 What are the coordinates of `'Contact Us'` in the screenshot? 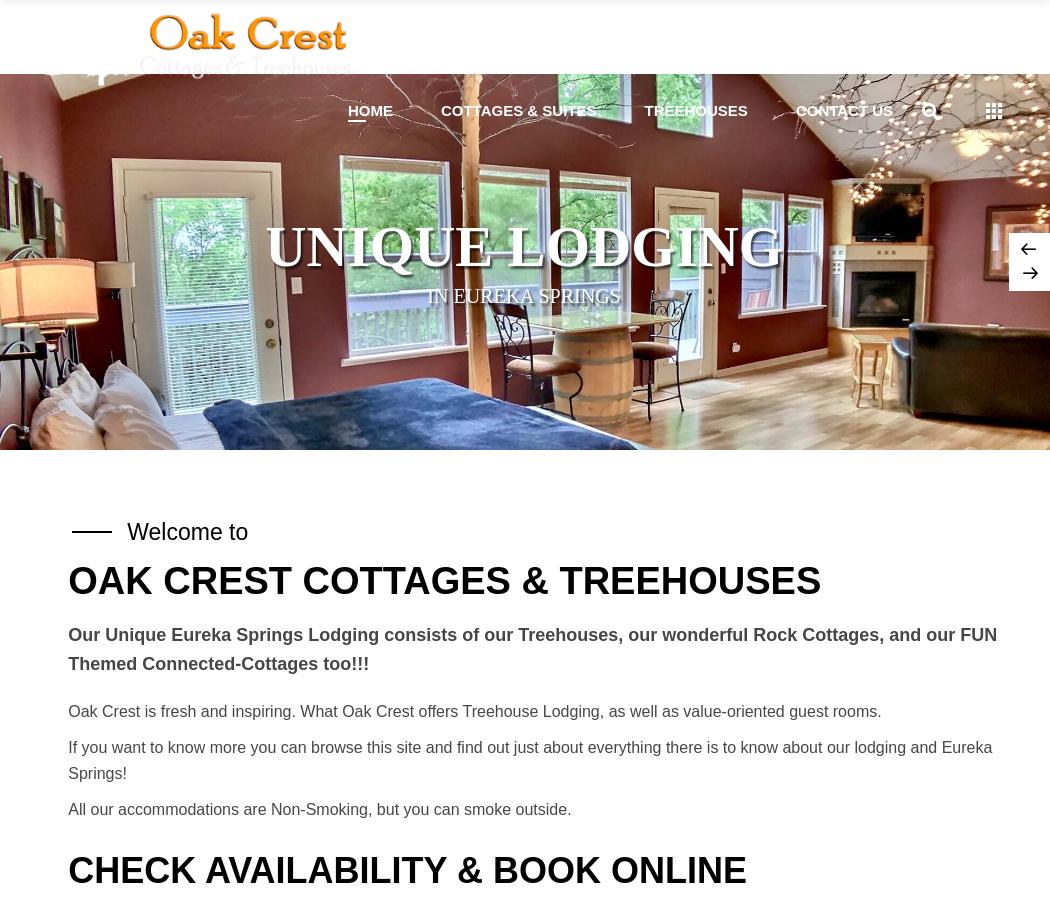 It's located at (843, 109).